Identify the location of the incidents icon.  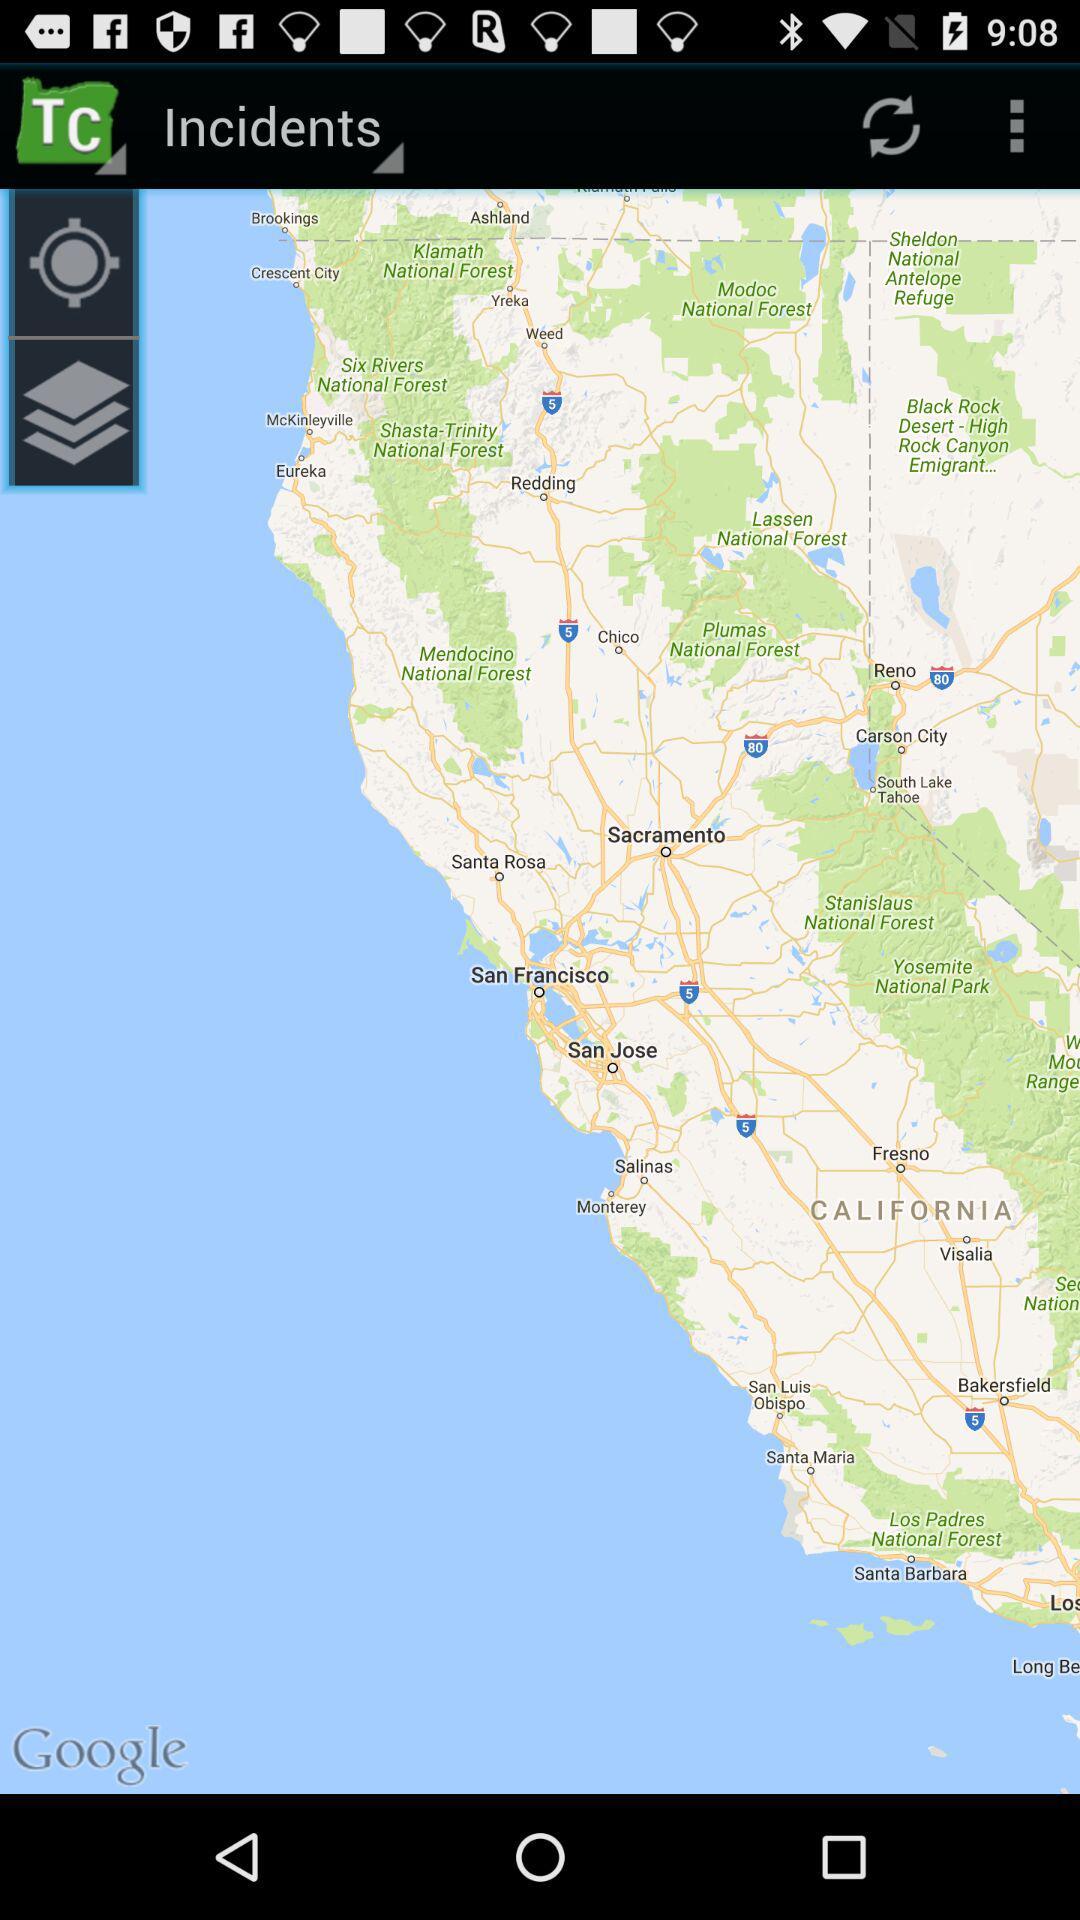
(280, 124).